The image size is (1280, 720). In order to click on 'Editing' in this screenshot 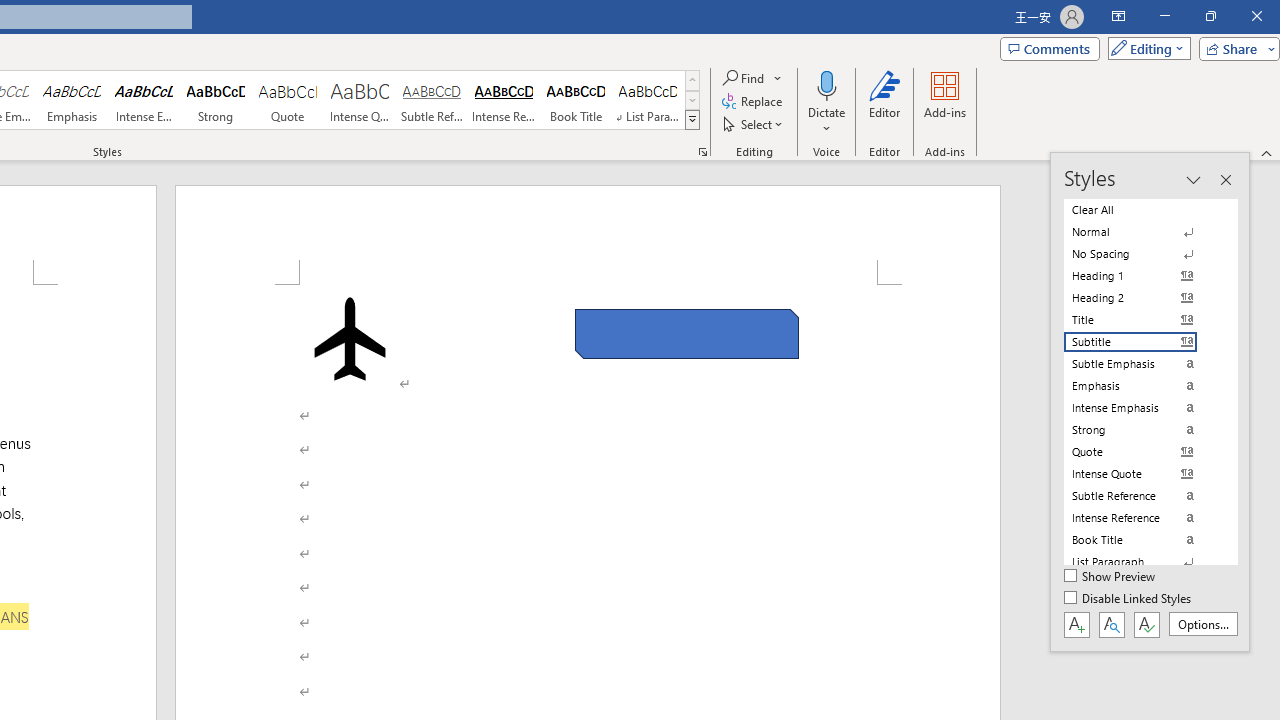, I will do `click(1144, 47)`.